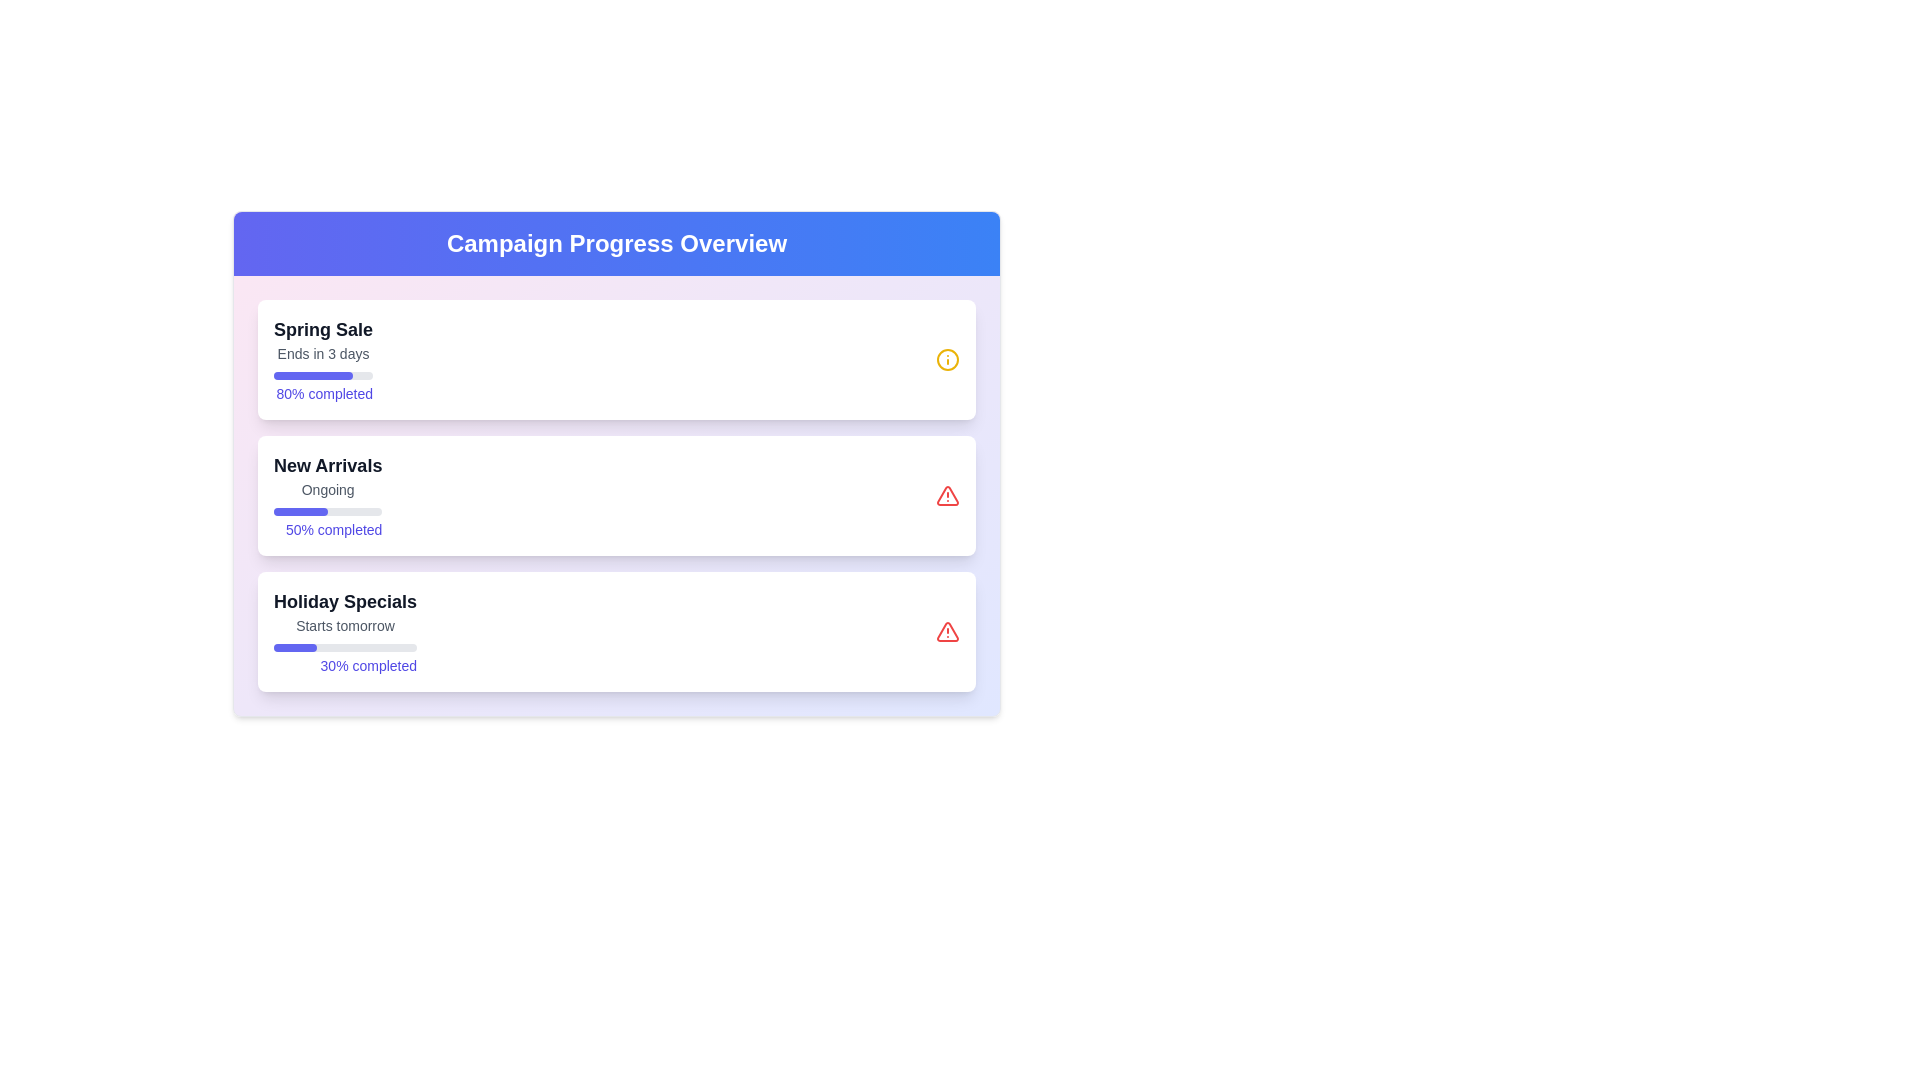  I want to click on the indigo progress indicator bar located in the third section of the 'Holiday Specials' card in the Campaign Progress Overview interface, so click(294, 648).